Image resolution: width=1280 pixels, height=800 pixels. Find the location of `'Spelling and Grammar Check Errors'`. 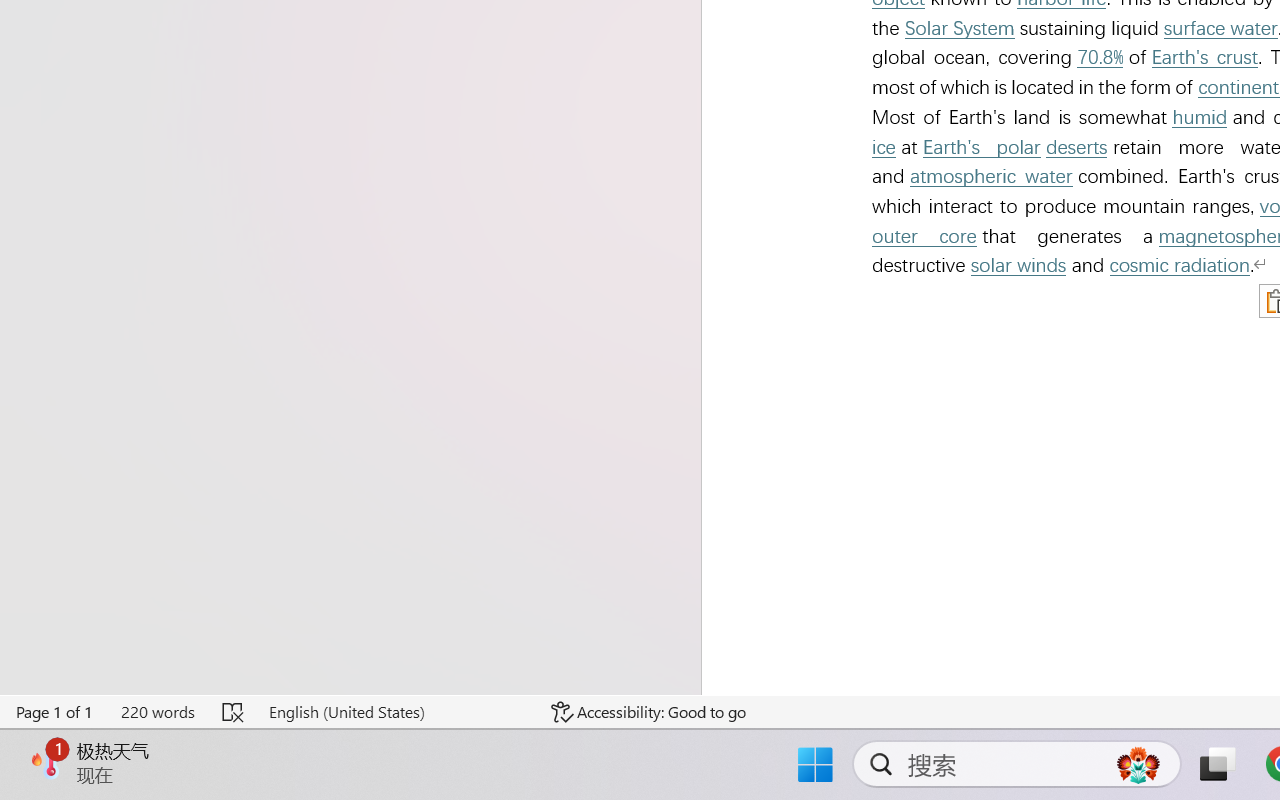

'Spelling and Grammar Check Errors' is located at coordinates (234, 711).